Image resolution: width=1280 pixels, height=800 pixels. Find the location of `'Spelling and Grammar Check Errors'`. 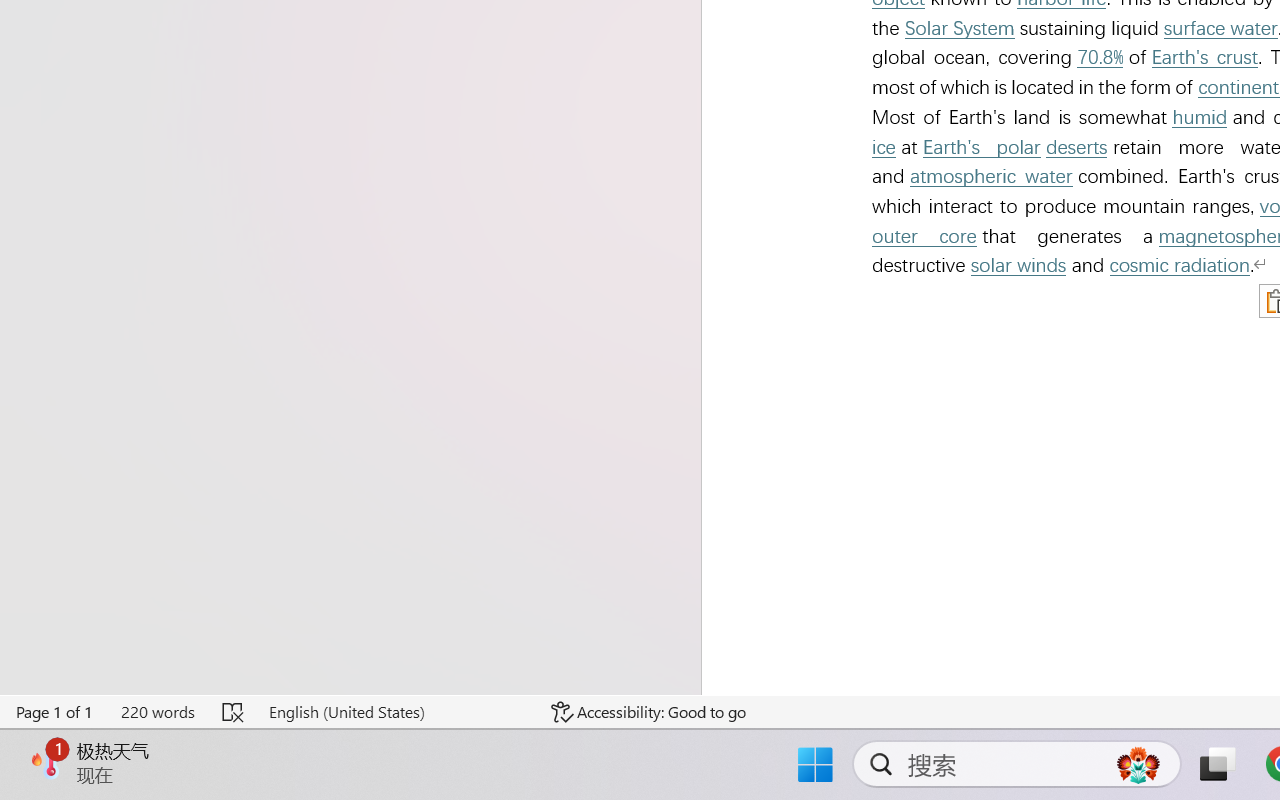

'Spelling and Grammar Check Errors' is located at coordinates (234, 711).